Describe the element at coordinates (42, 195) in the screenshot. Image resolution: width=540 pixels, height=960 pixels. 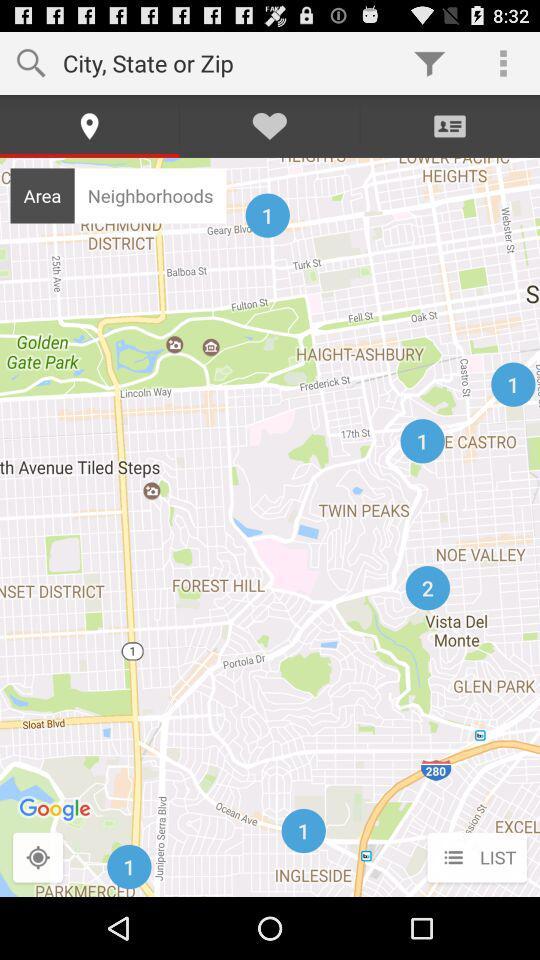
I see `item next to neighborhoods icon` at that location.